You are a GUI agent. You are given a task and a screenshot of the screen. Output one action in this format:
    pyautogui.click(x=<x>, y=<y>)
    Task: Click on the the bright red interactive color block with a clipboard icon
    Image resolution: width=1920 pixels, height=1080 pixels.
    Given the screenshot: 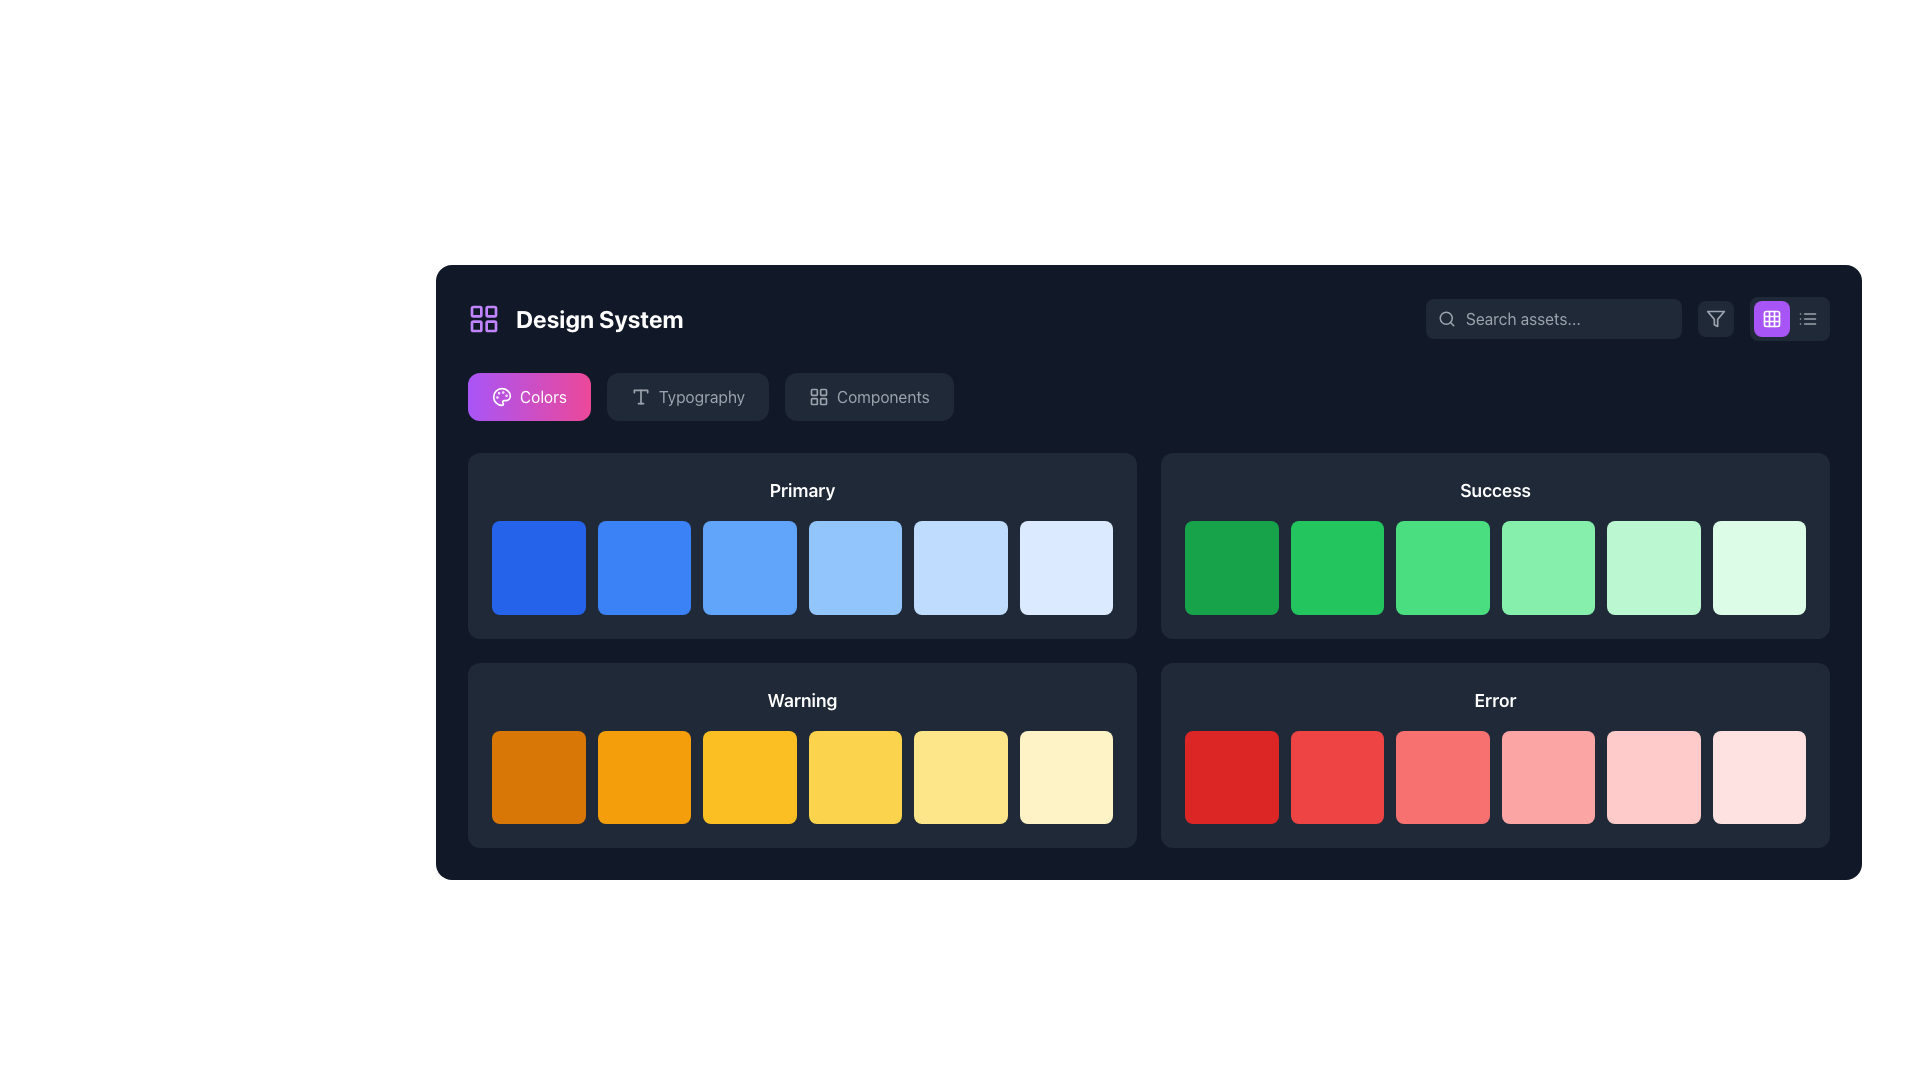 What is the action you would take?
    pyautogui.click(x=1230, y=776)
    